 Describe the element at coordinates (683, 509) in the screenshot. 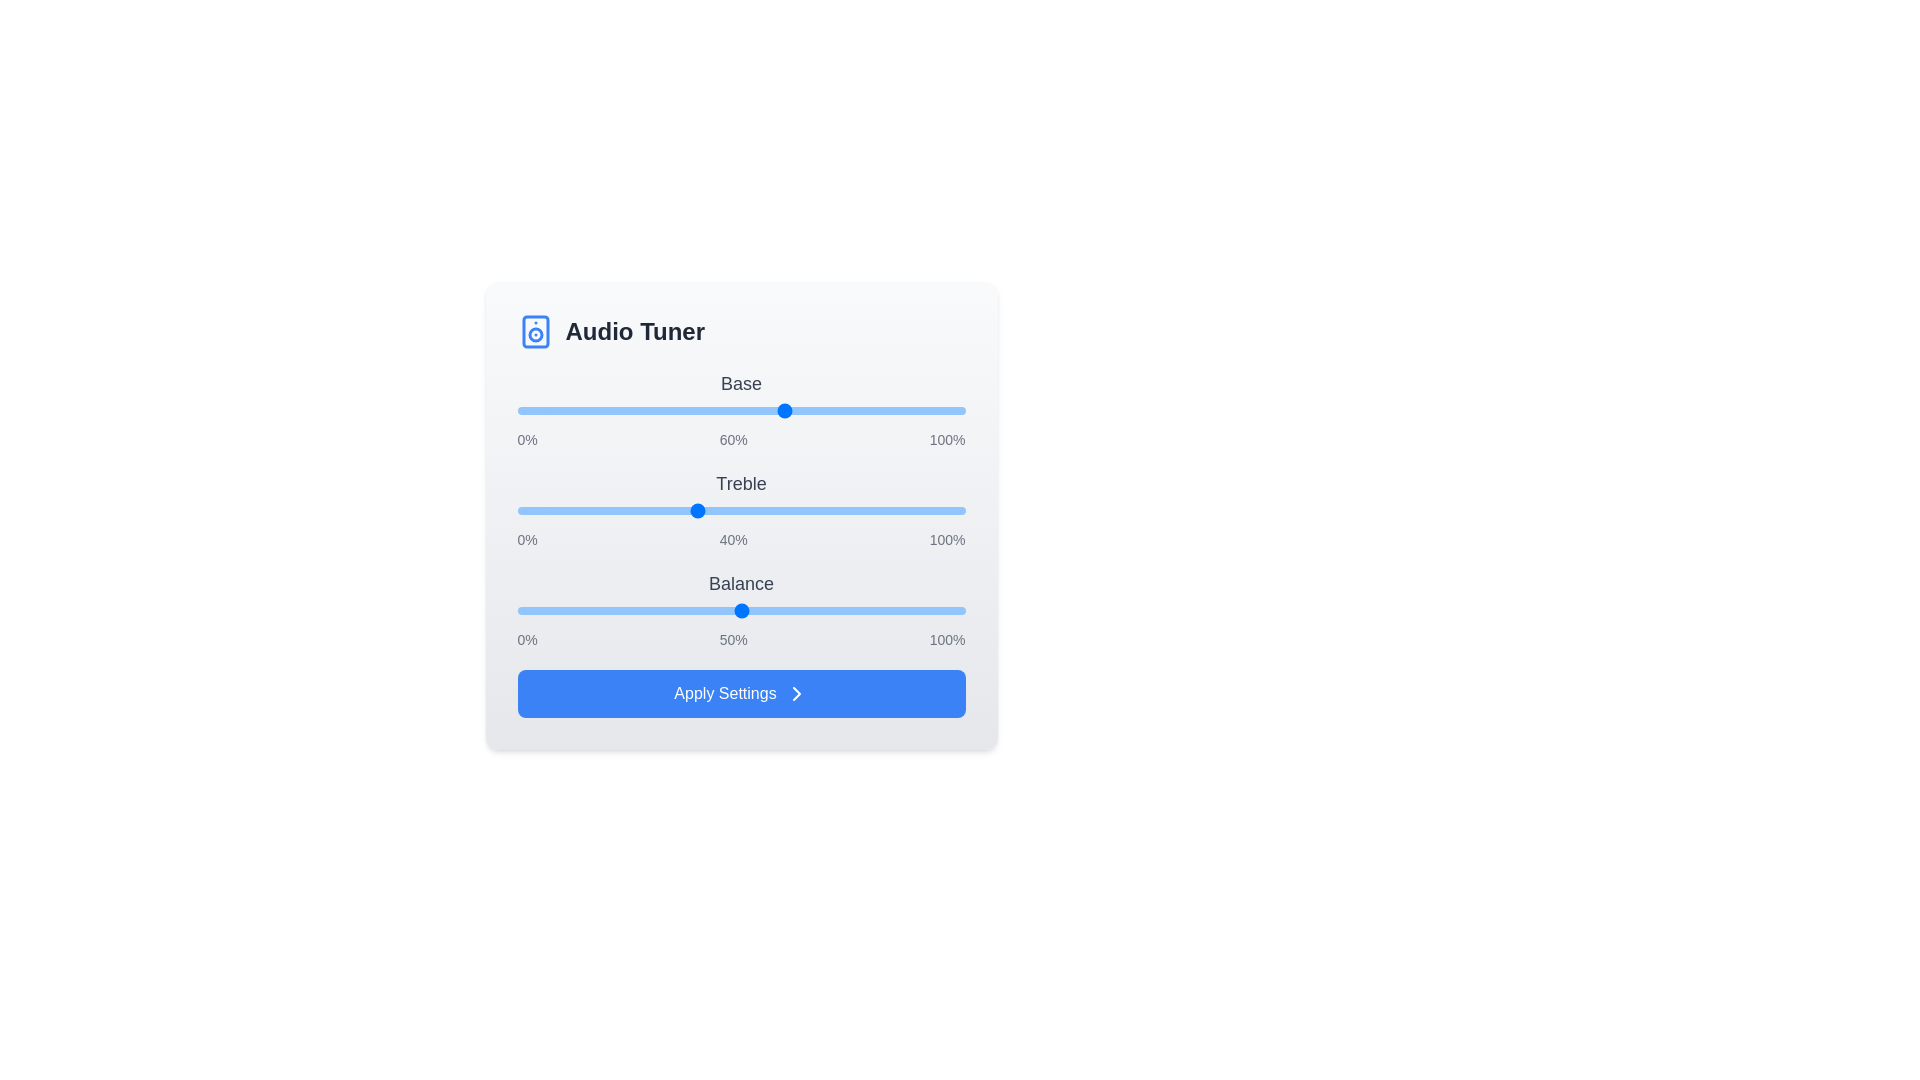

I see `the 1 slider to 37%` at that location.